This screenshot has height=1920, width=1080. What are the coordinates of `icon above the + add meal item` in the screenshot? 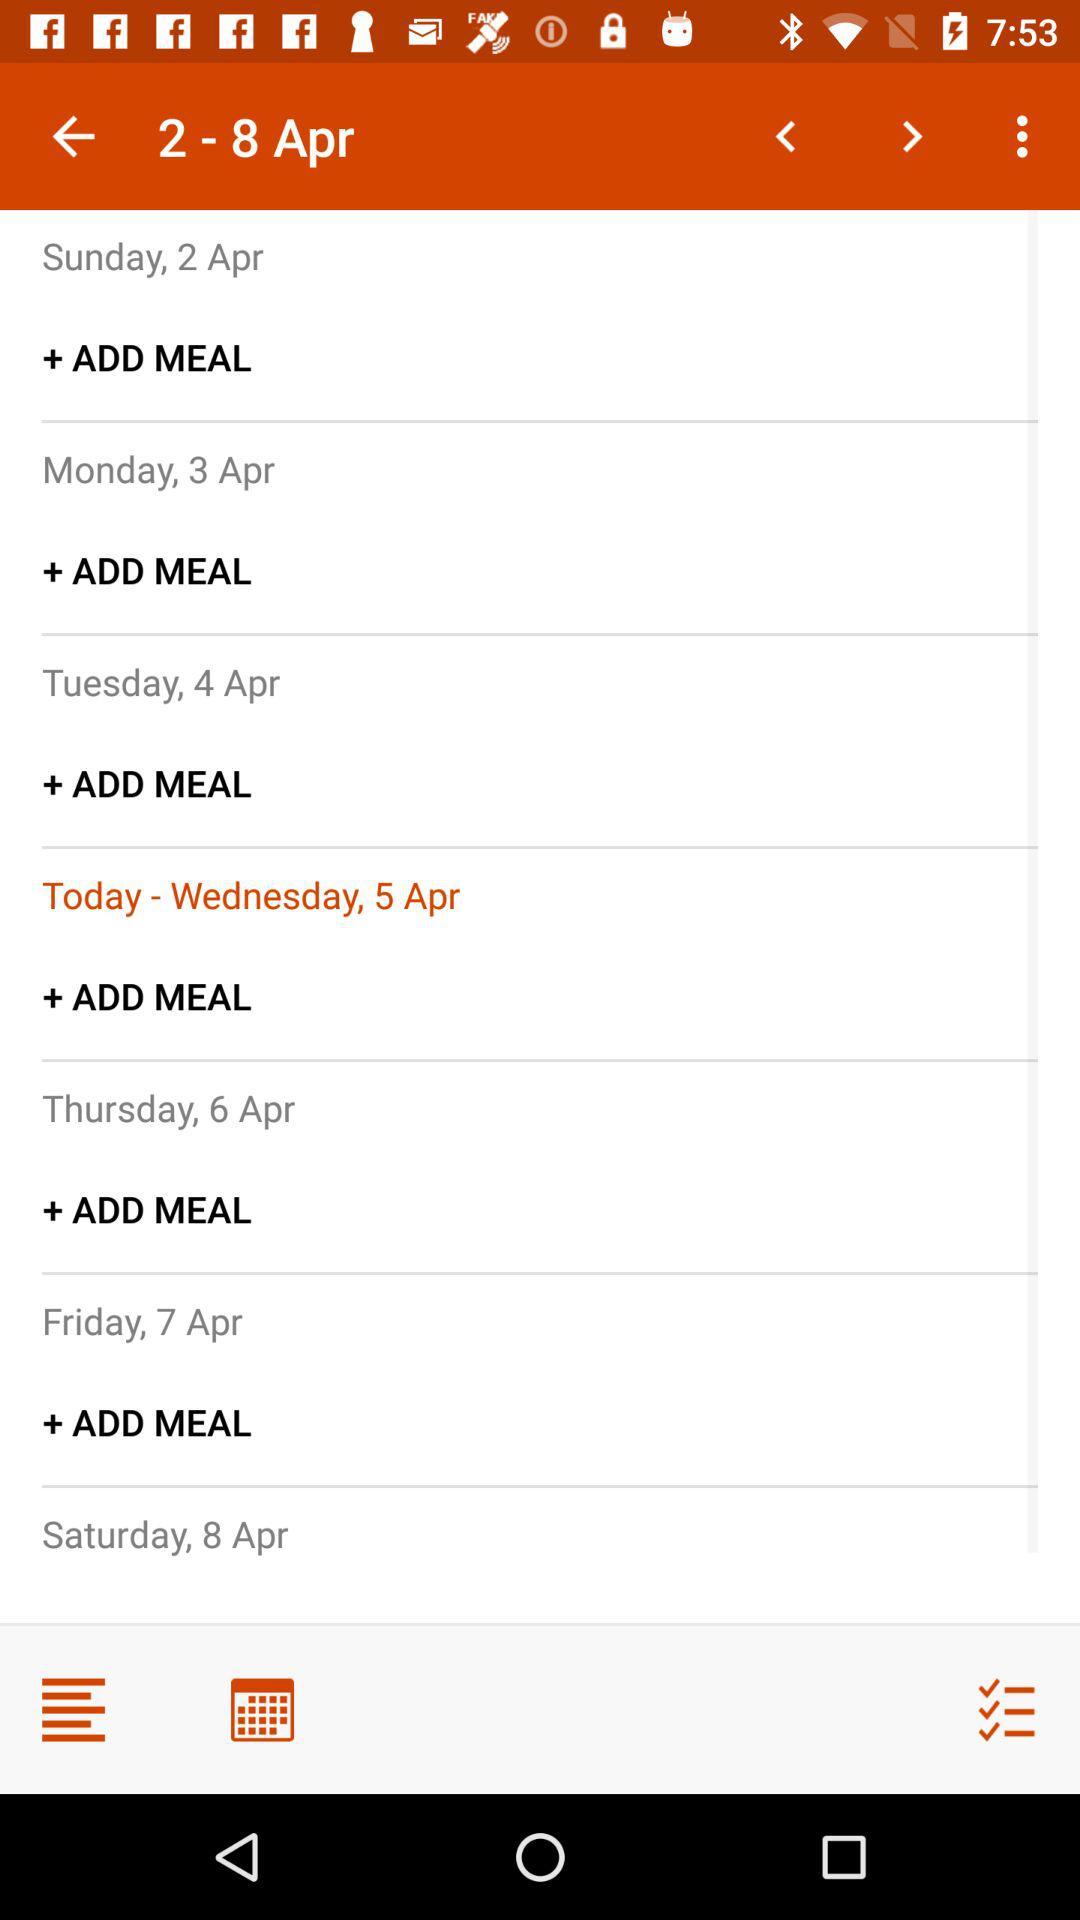 It's located at (157, 467).